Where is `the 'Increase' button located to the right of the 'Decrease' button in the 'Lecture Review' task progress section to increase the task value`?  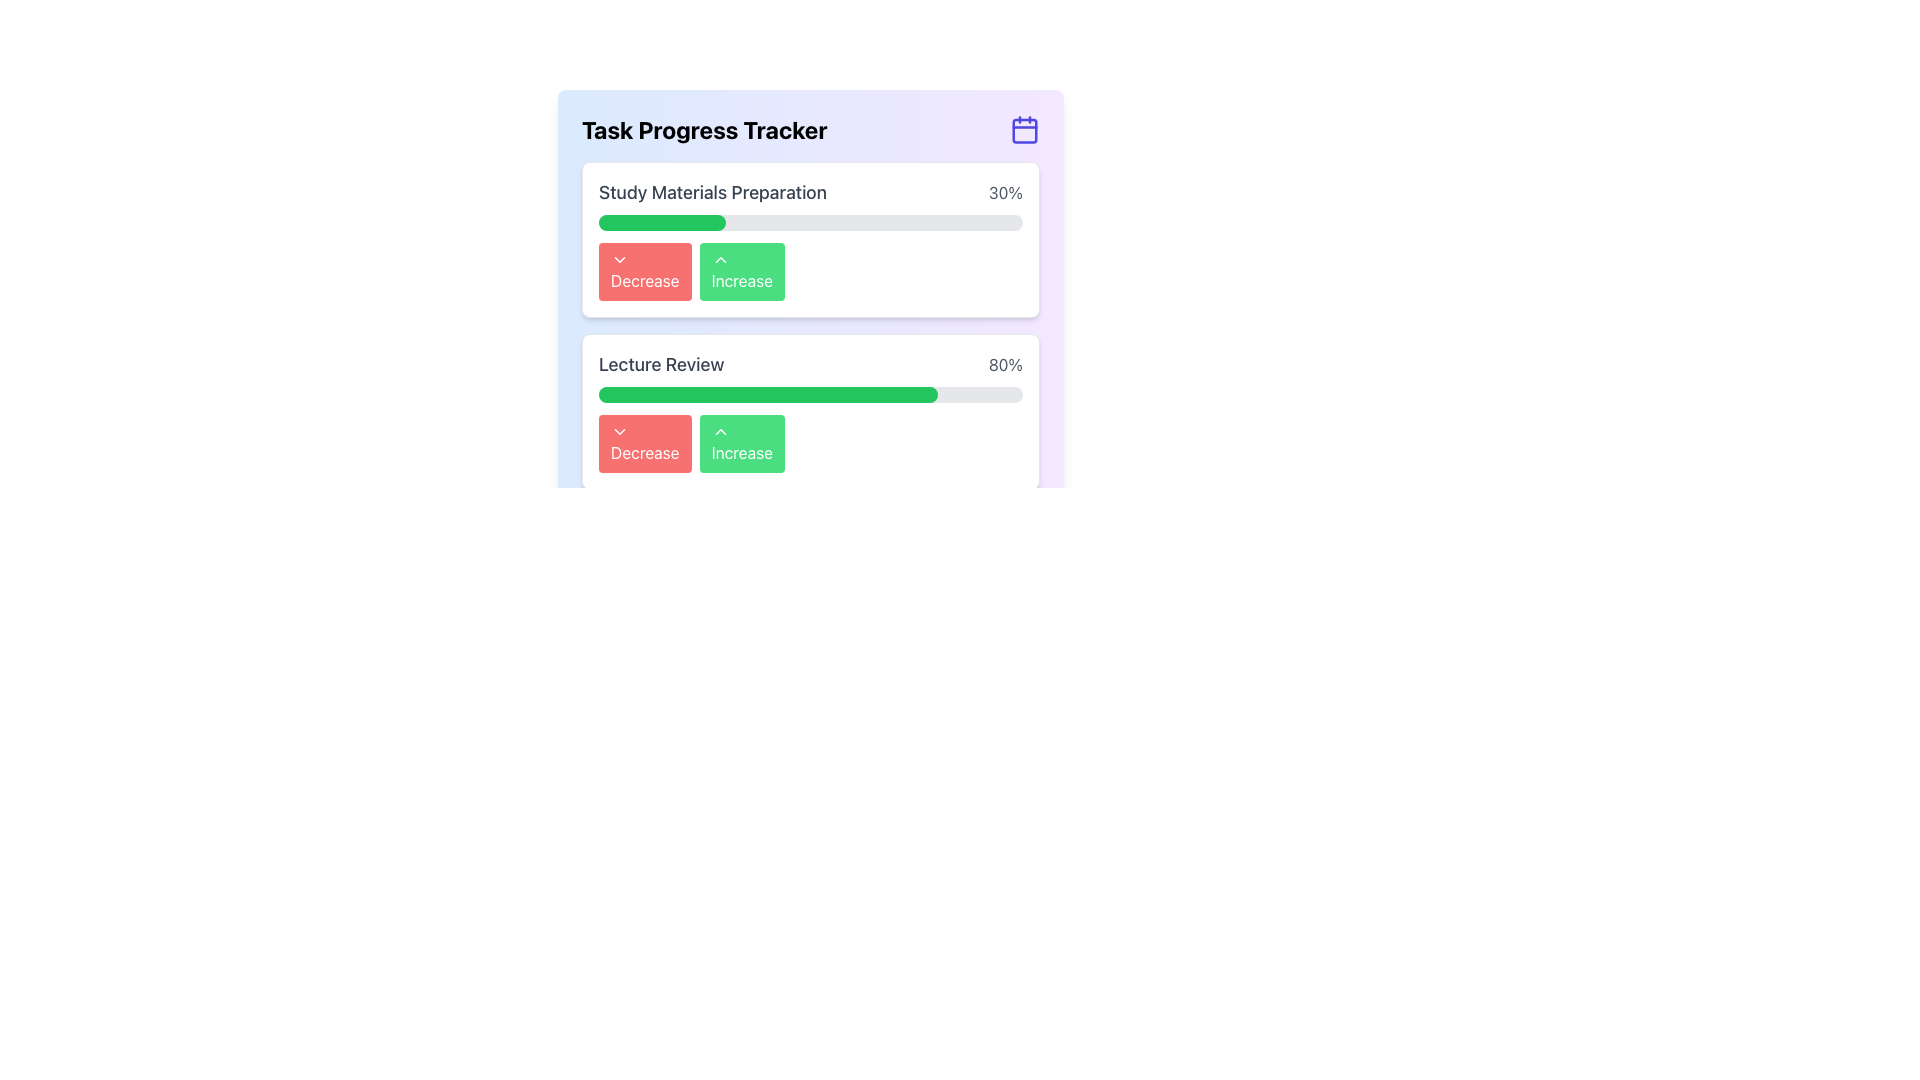
the 'Increase' button located to the right of the 'Decrease' button in the 'Lecture Review' task progress section to increase the task value is located at coordinates (741, 442).